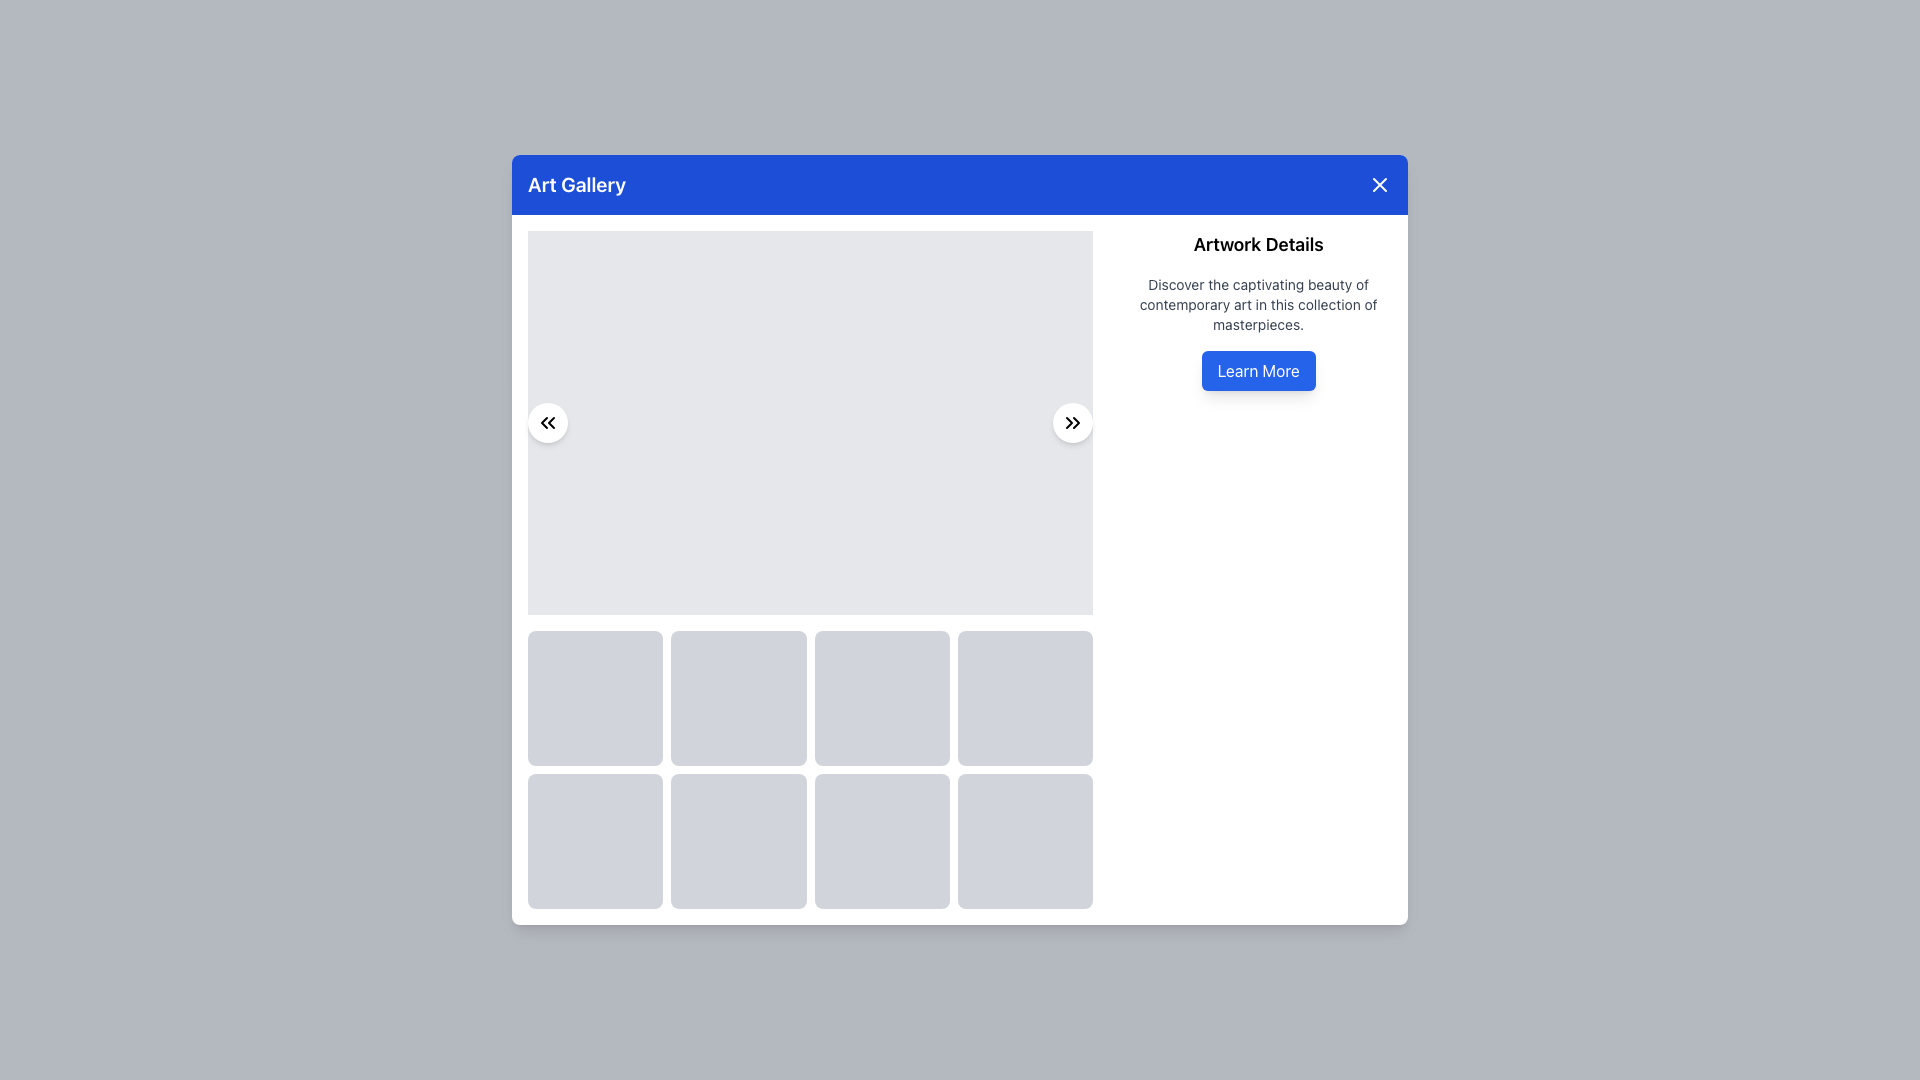 The width and height of the screenshot is (1920, 1080). Describe the element at coordinates (1072, 421) in the screenshot. I see `the navigation icon located in the circular button on the right middle side of the main content area` at that location.